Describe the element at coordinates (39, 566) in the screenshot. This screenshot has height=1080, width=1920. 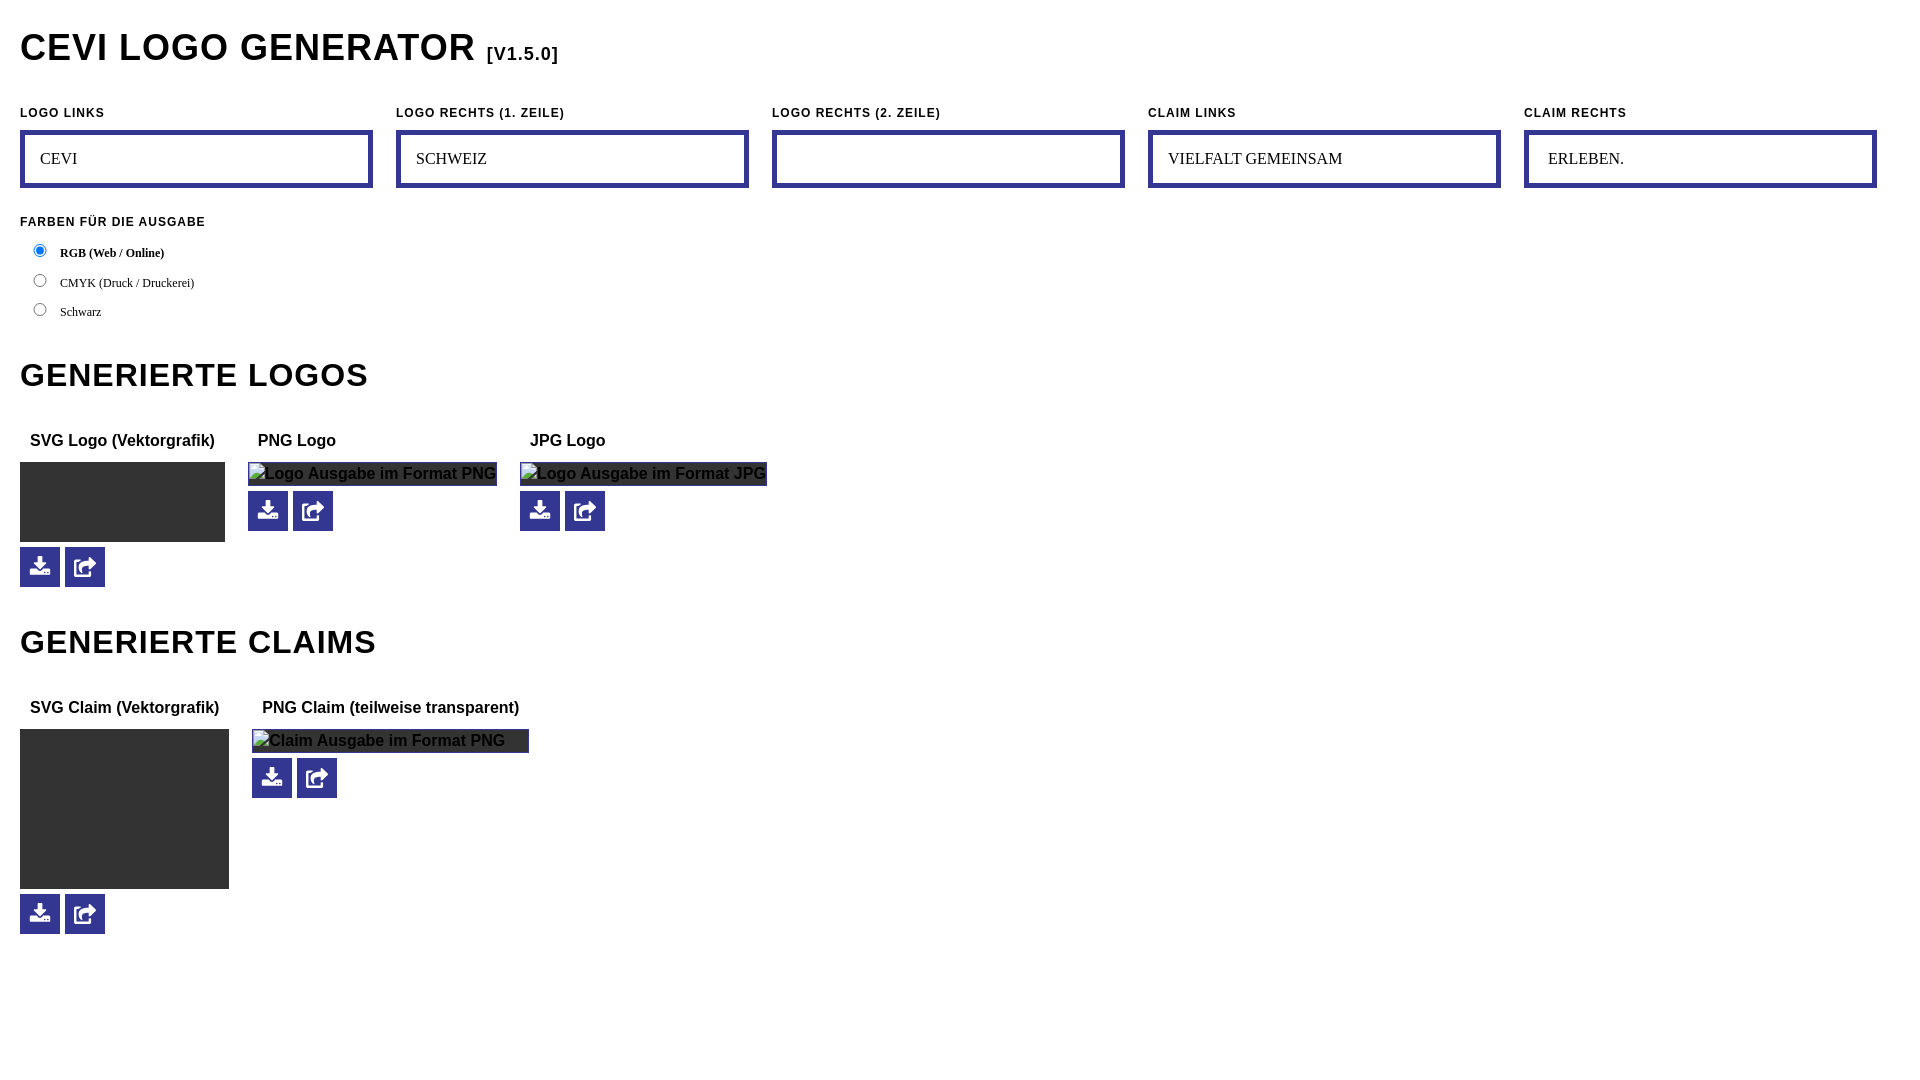
I see `'Download SVG Logo'` at that location.